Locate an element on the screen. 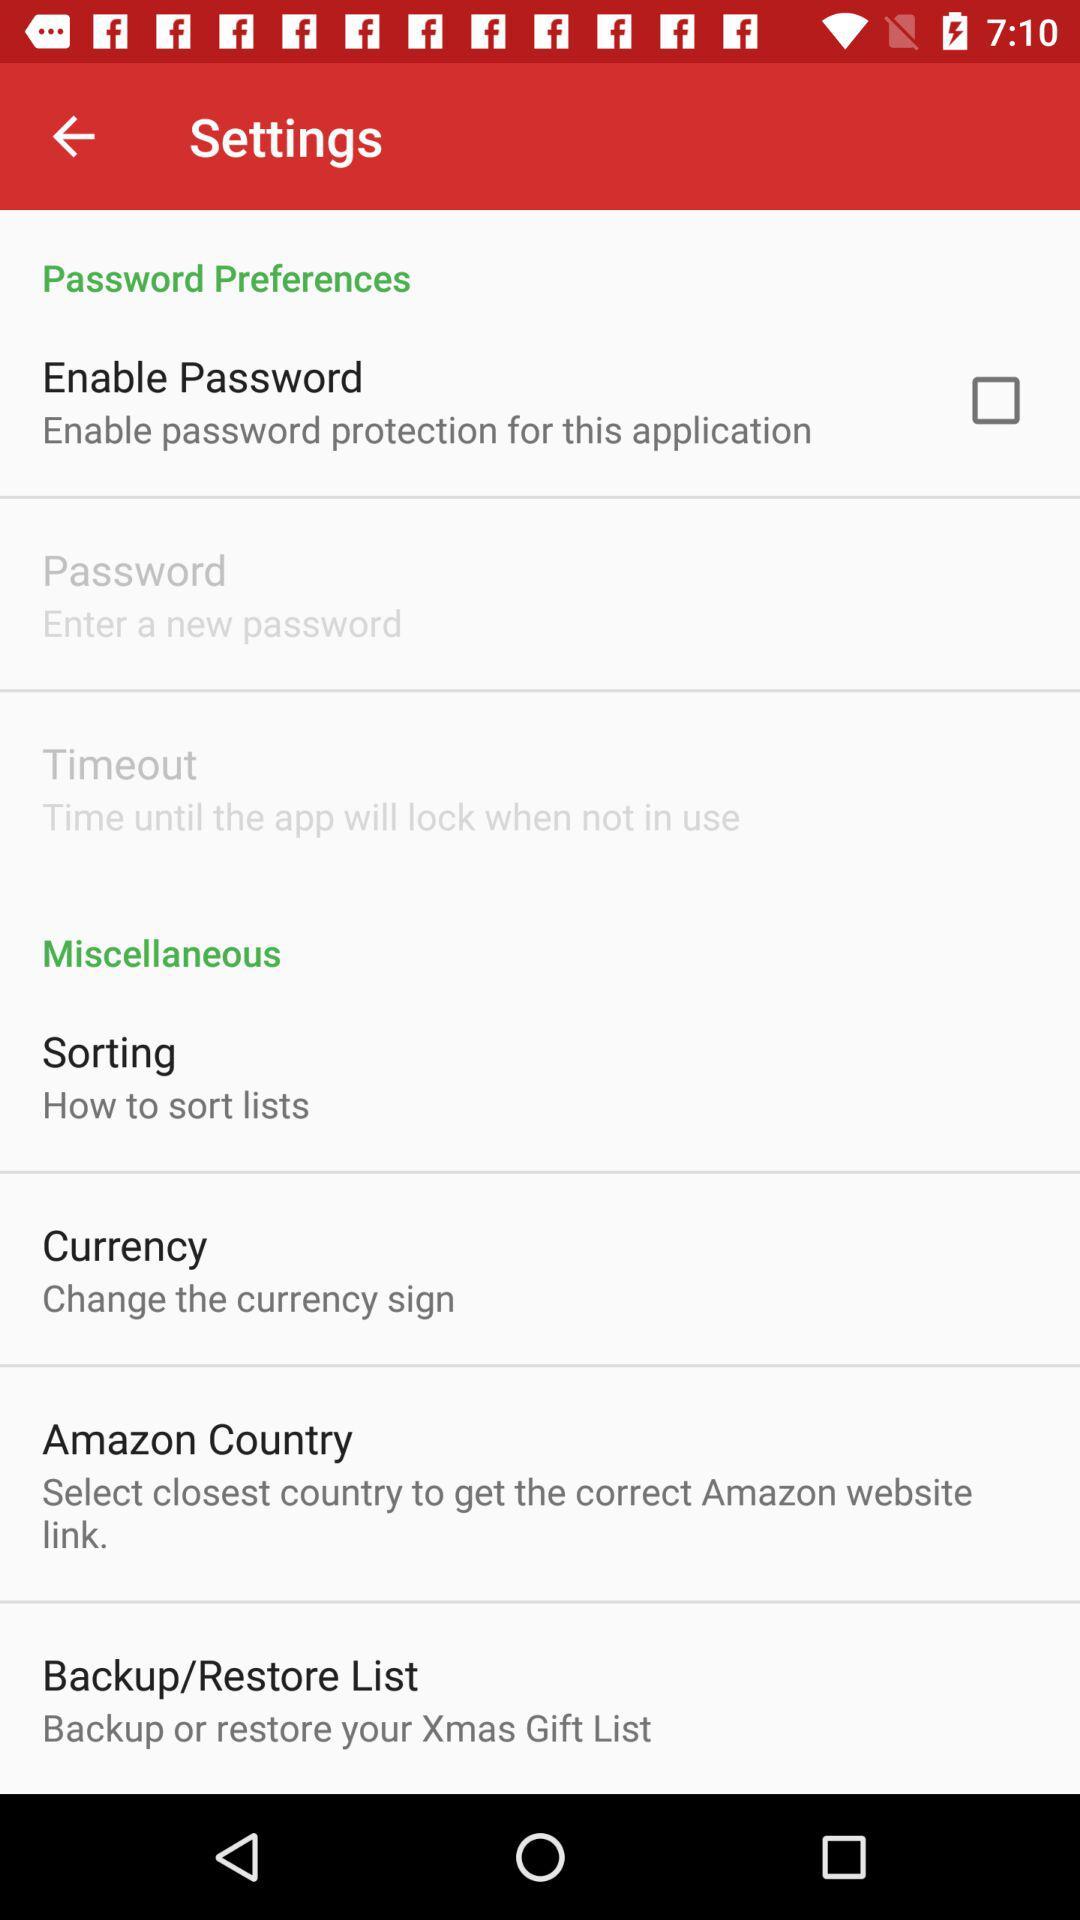  icon above password preferences icon is located at coordinates (72, 135).